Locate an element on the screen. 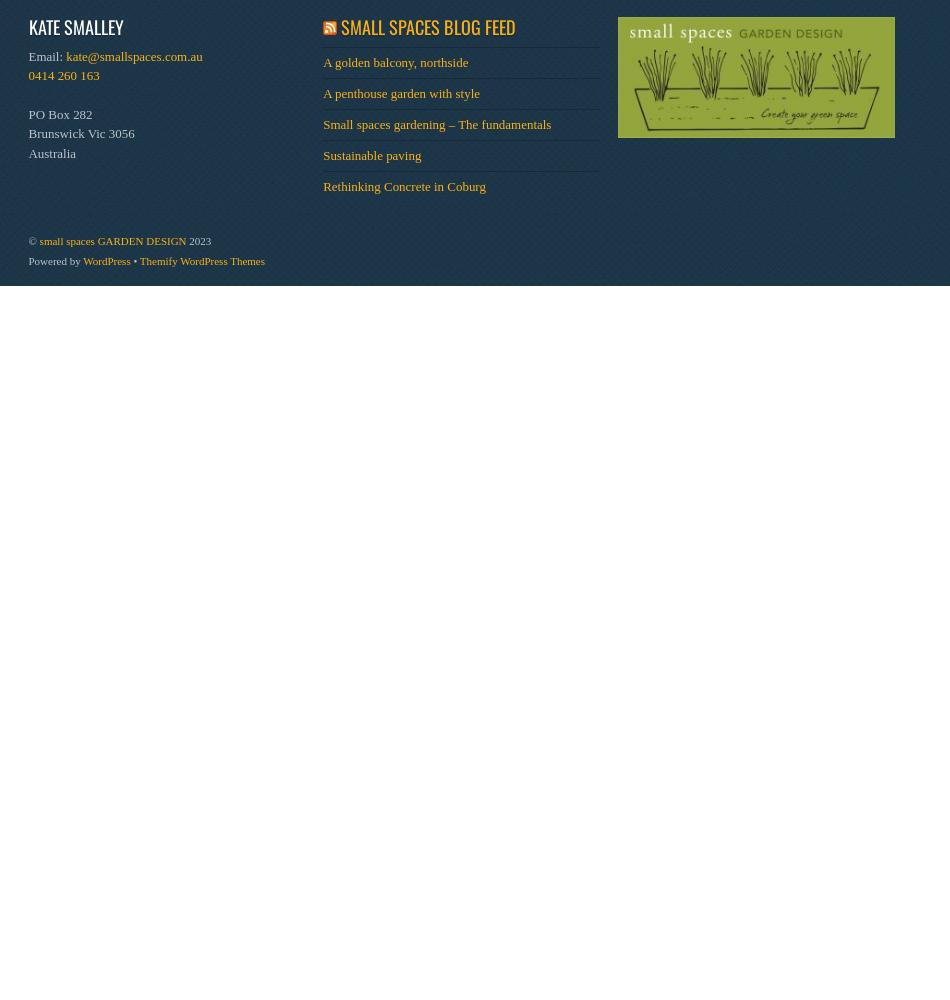 The height and width of the screenshot is (1000, 950). 'Rethinking Concrete in Coburg' is located at coordinates (403, 186).